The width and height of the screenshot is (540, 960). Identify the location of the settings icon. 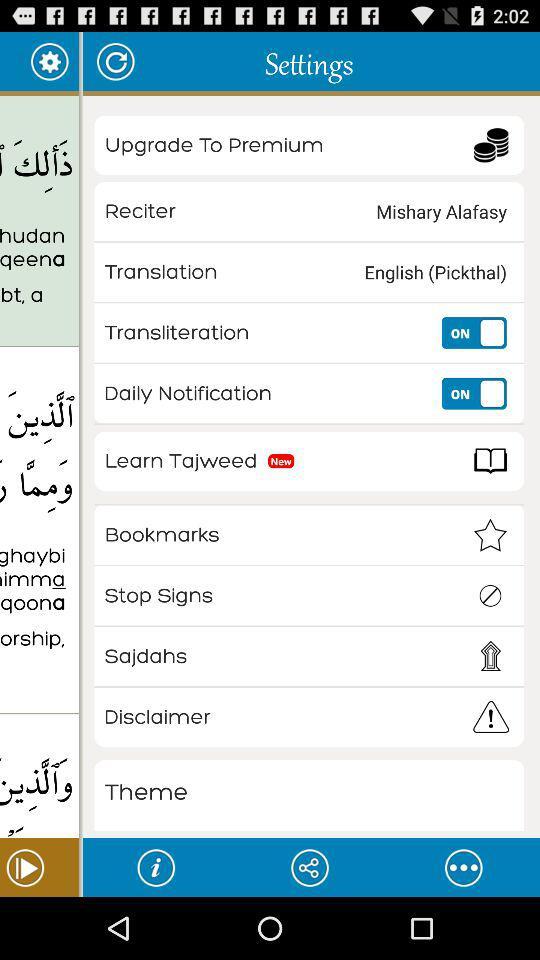
(49, 65).